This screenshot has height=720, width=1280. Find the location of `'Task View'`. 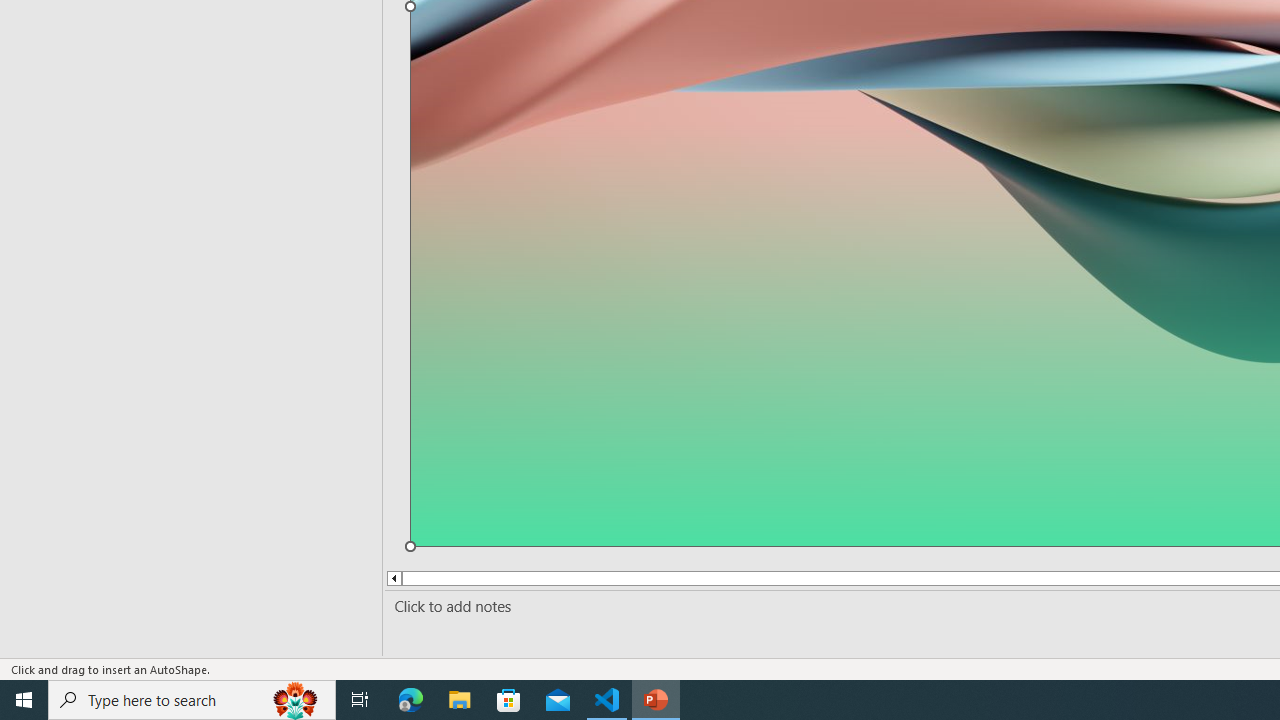

'Task View' is located at coordinates (359, 698).